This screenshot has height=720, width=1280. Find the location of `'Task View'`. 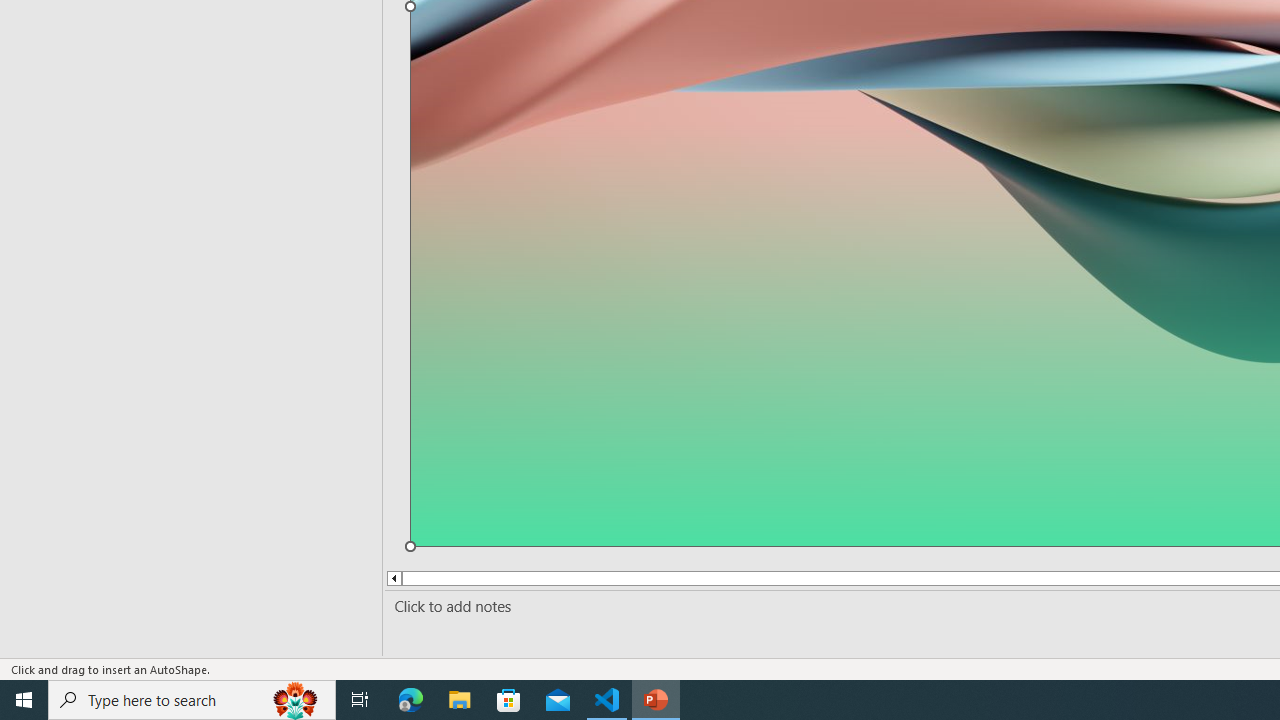

'Task View' is located at coordinates (359, 698).